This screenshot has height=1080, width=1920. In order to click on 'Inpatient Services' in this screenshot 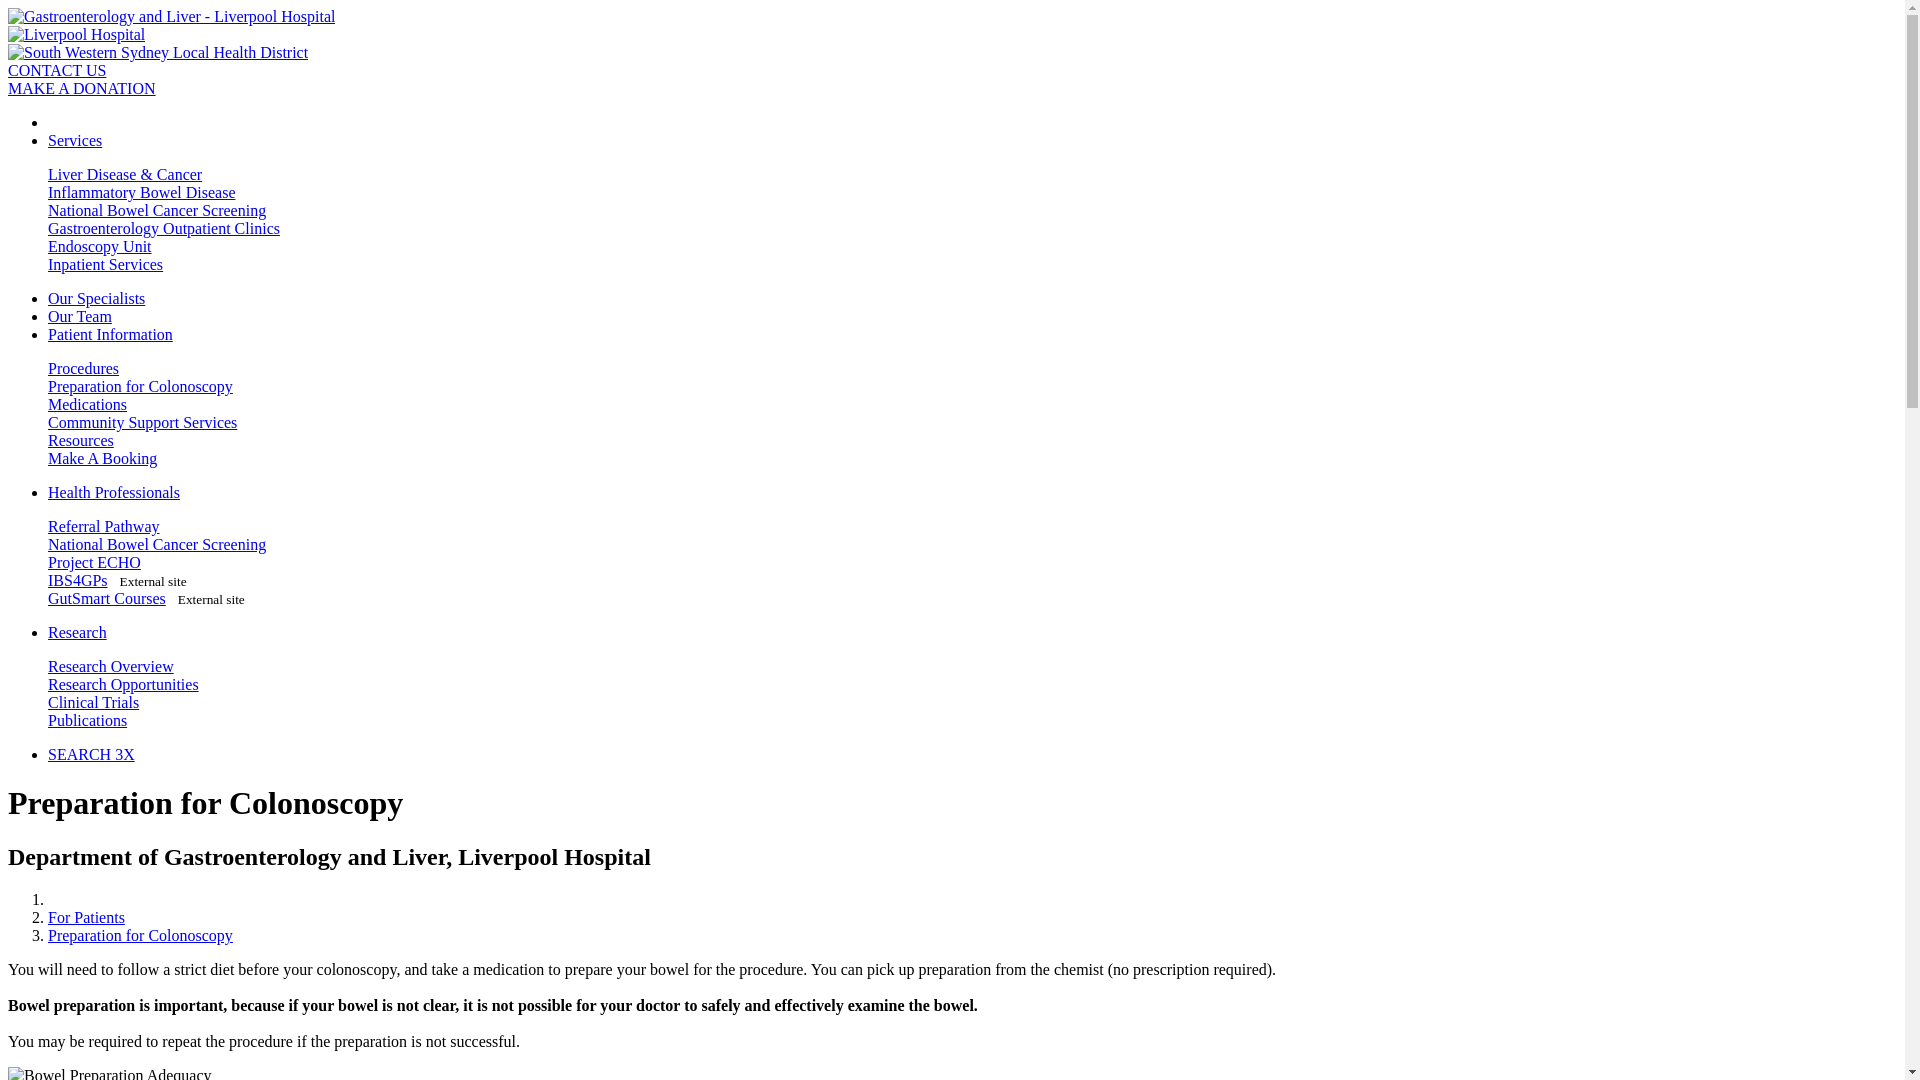, I will do `click(104, 263)`.